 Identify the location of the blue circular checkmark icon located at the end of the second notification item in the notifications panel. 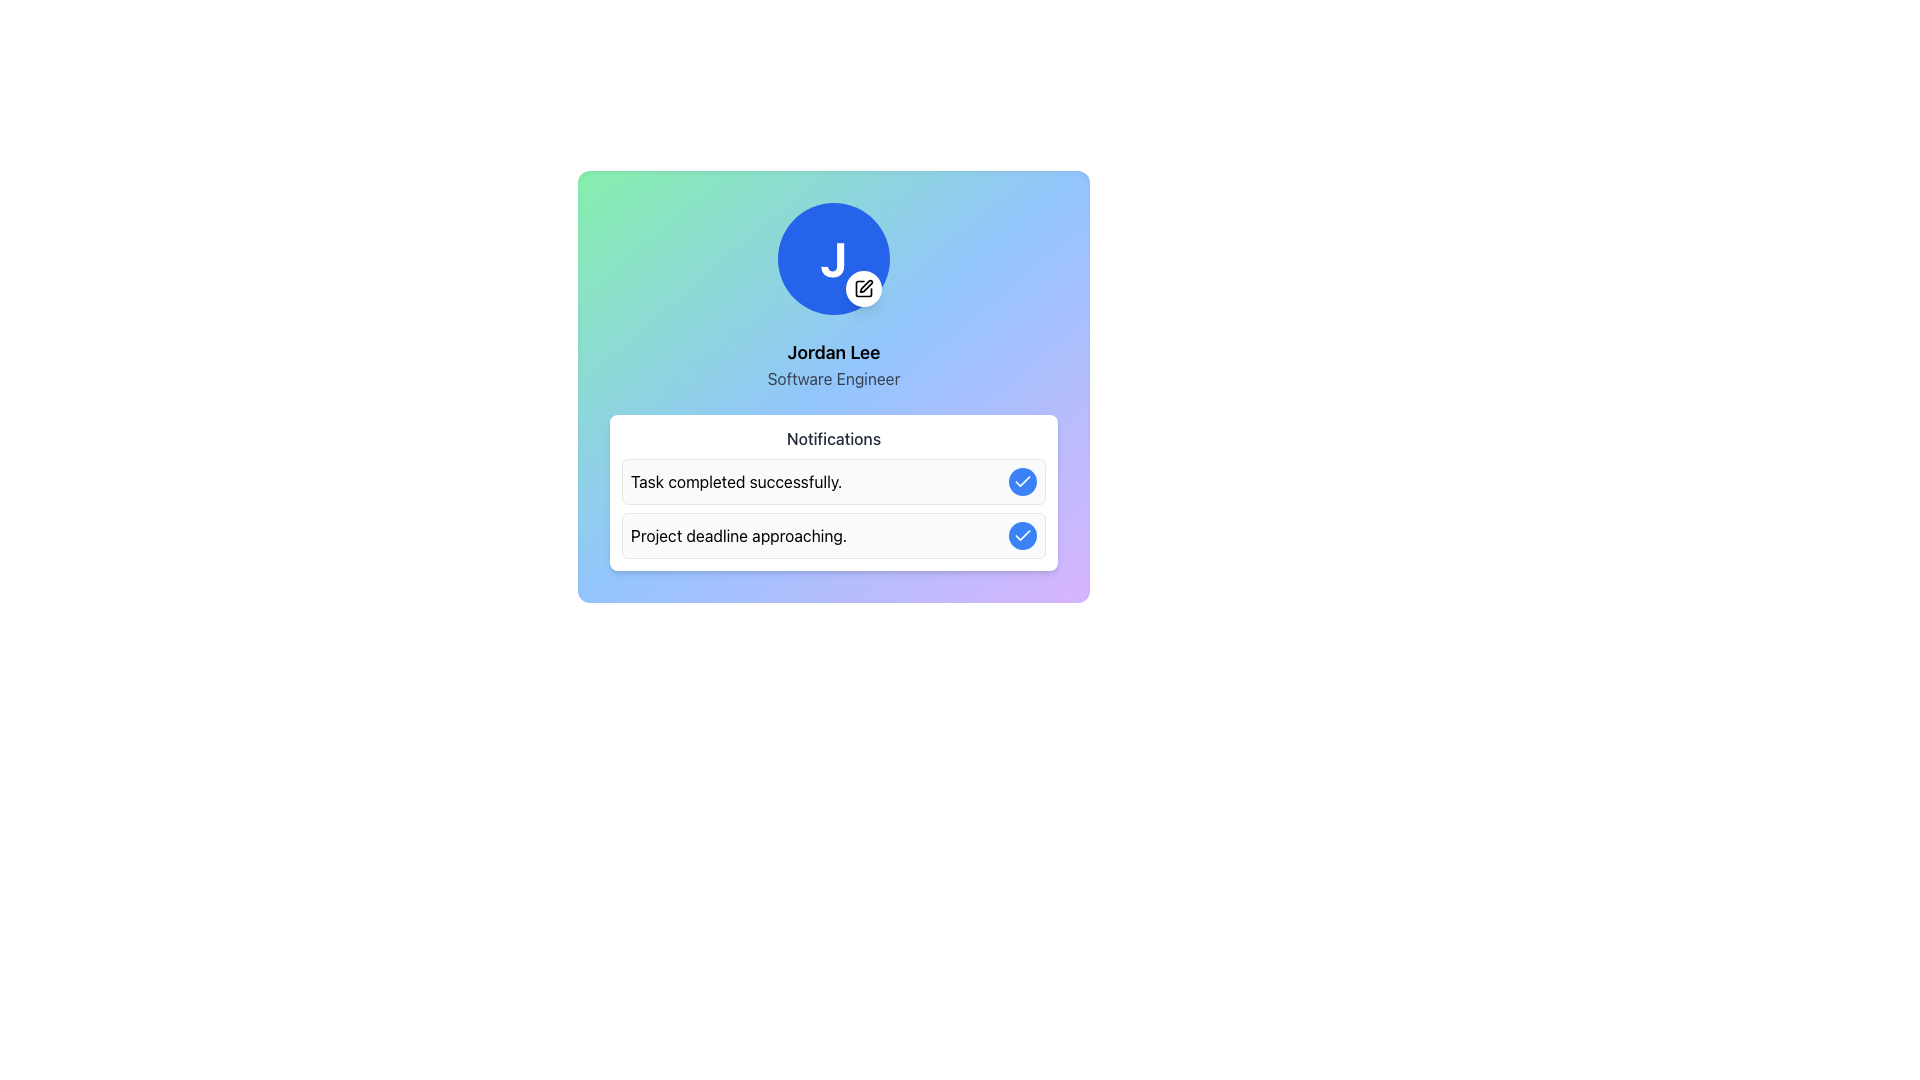
(1022, 535).